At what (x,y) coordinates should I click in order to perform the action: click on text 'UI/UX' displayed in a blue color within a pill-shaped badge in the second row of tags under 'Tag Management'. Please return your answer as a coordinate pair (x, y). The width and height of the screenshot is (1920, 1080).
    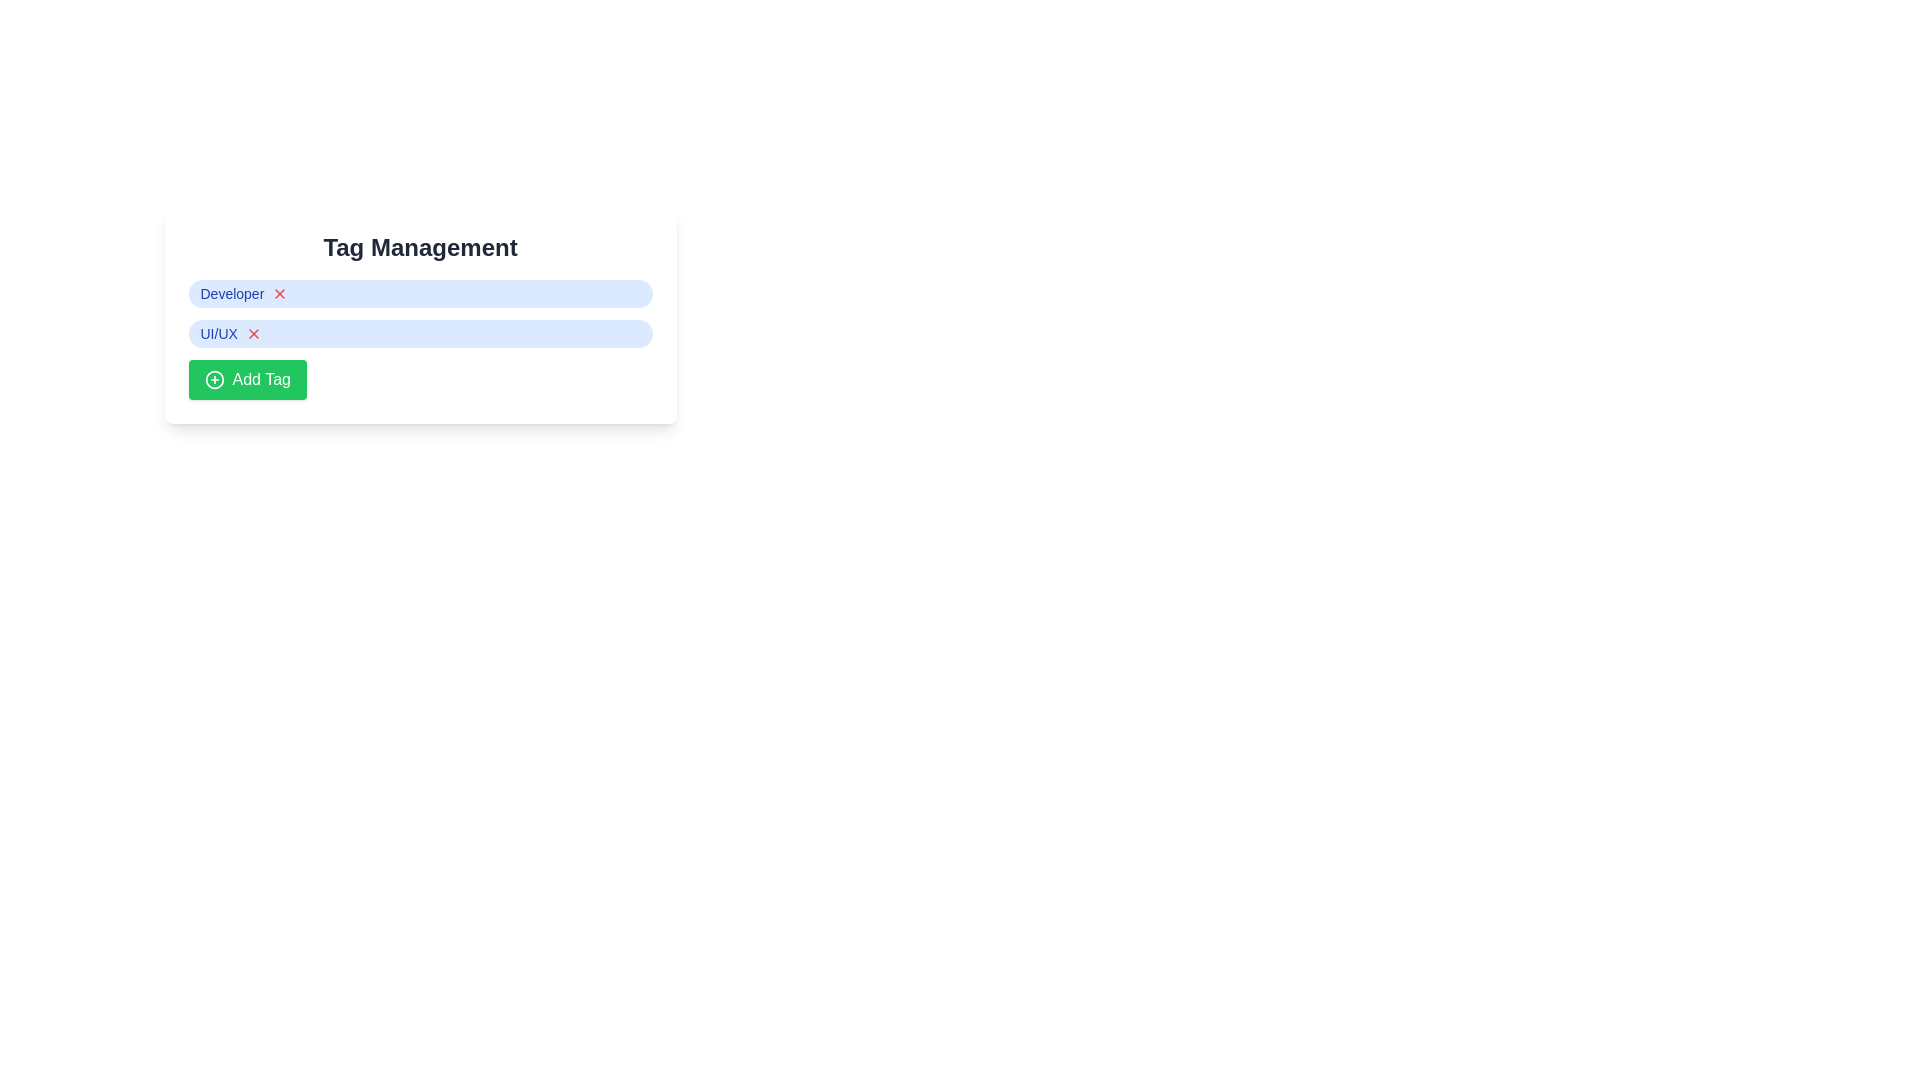
    Looking at the image, I should click on (219, 333).